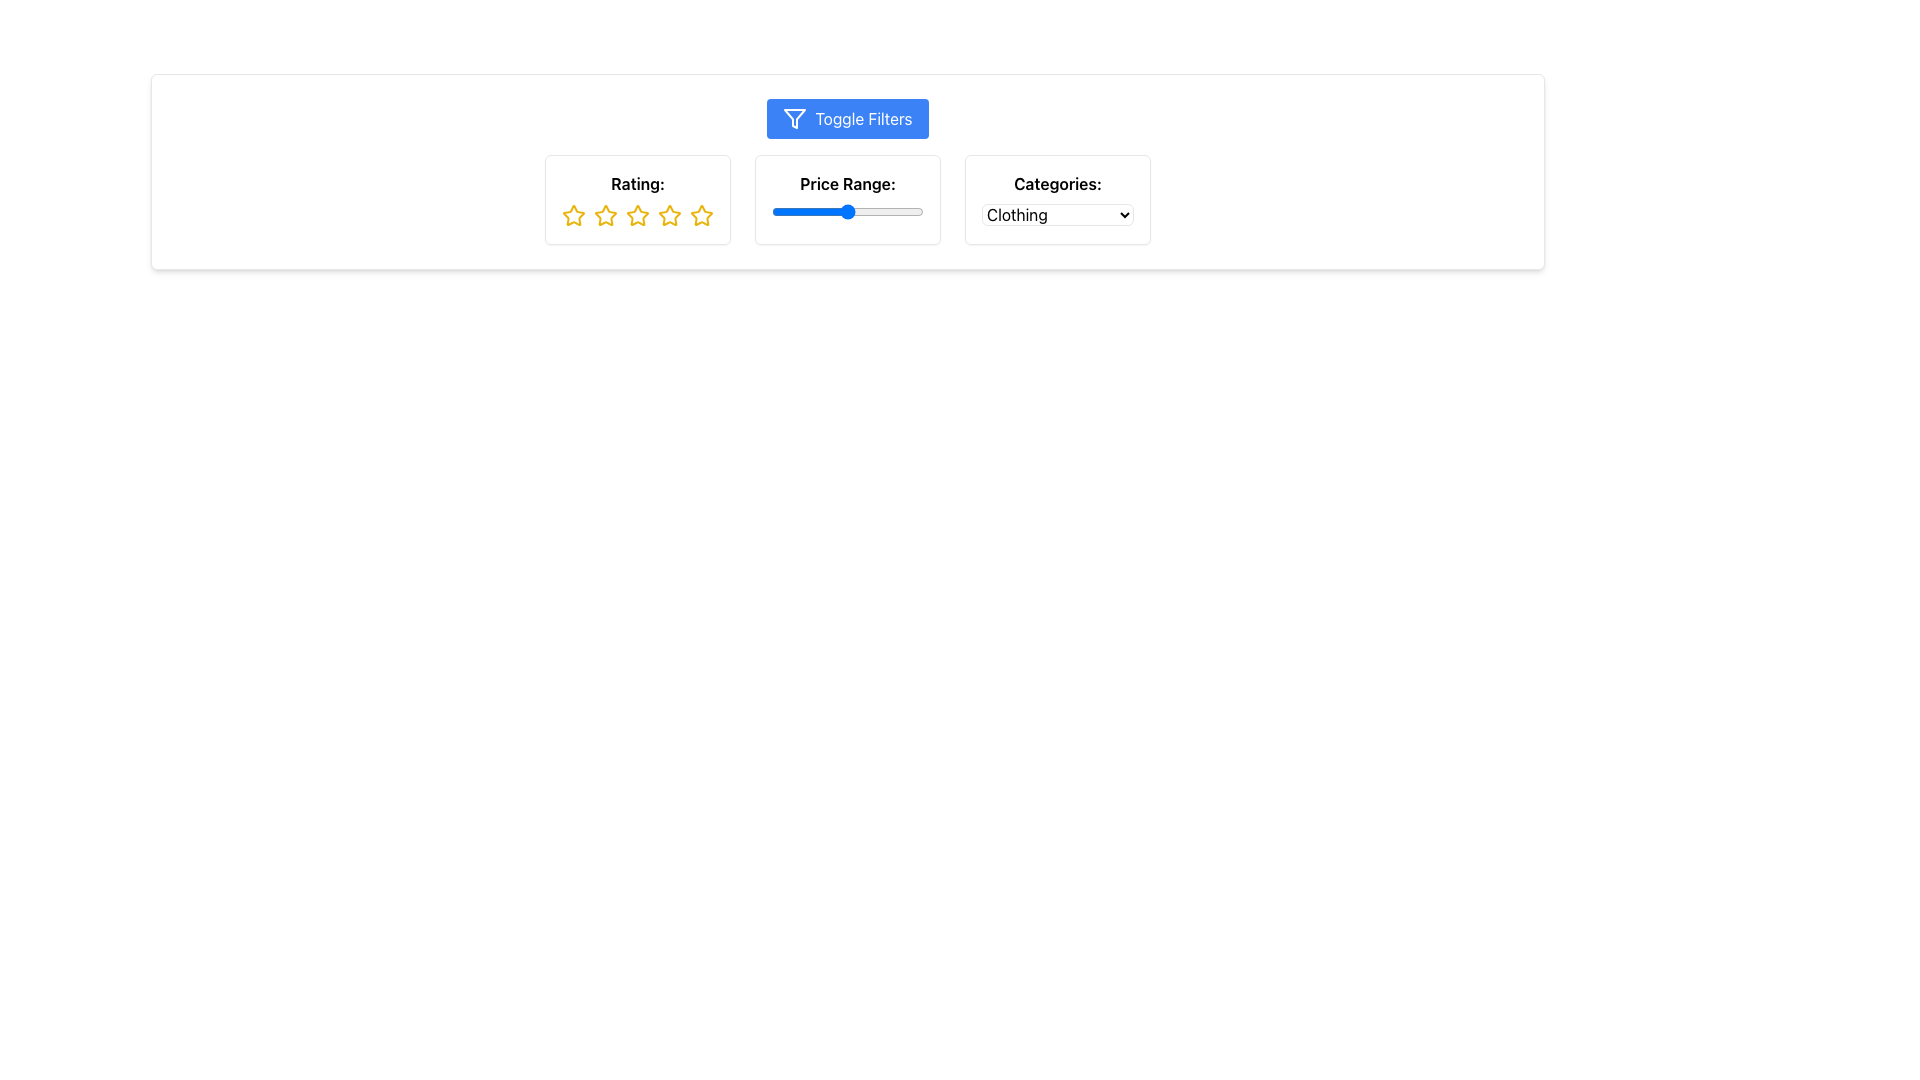 This screenshot has height=1080, width=1920. I want to click on the 'Clothing' dropdown menu, so click(1056, 215).